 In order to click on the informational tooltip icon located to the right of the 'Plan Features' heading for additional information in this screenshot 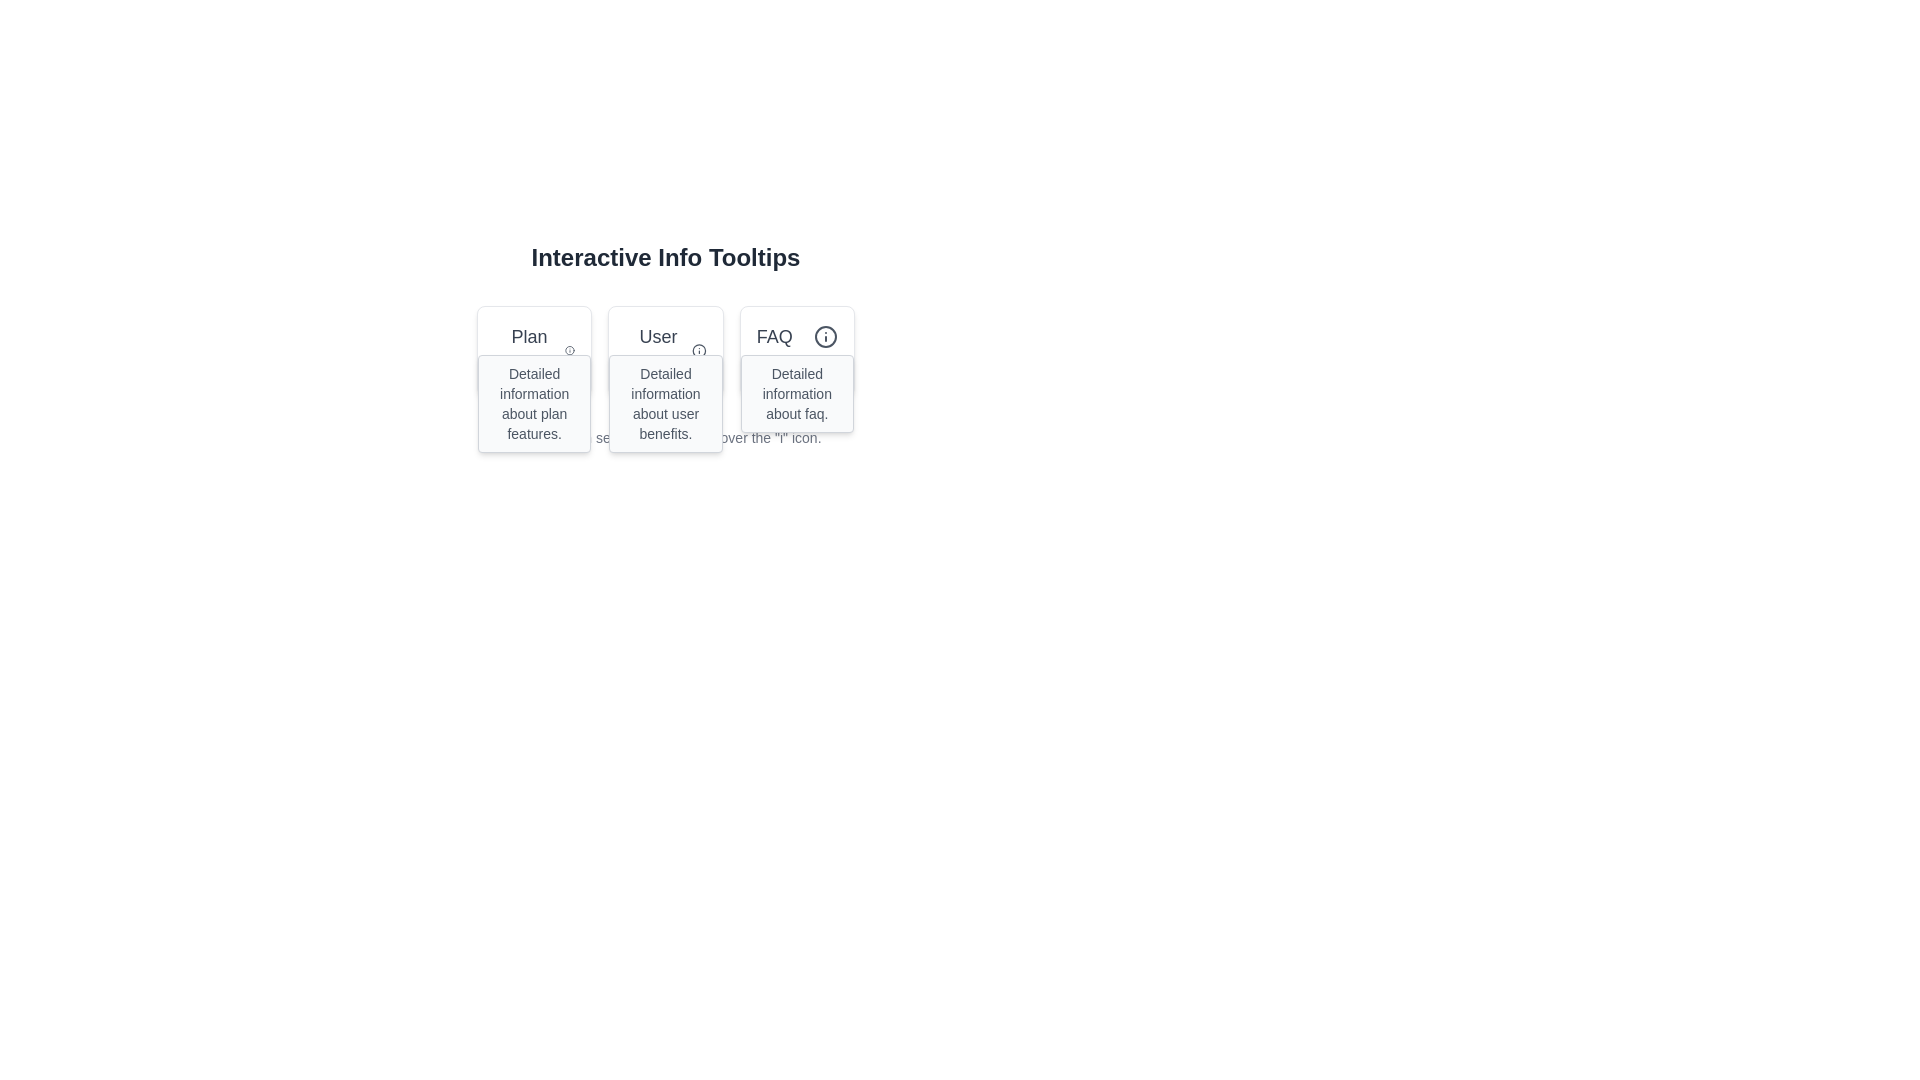, I will do `click(569, 350)`.